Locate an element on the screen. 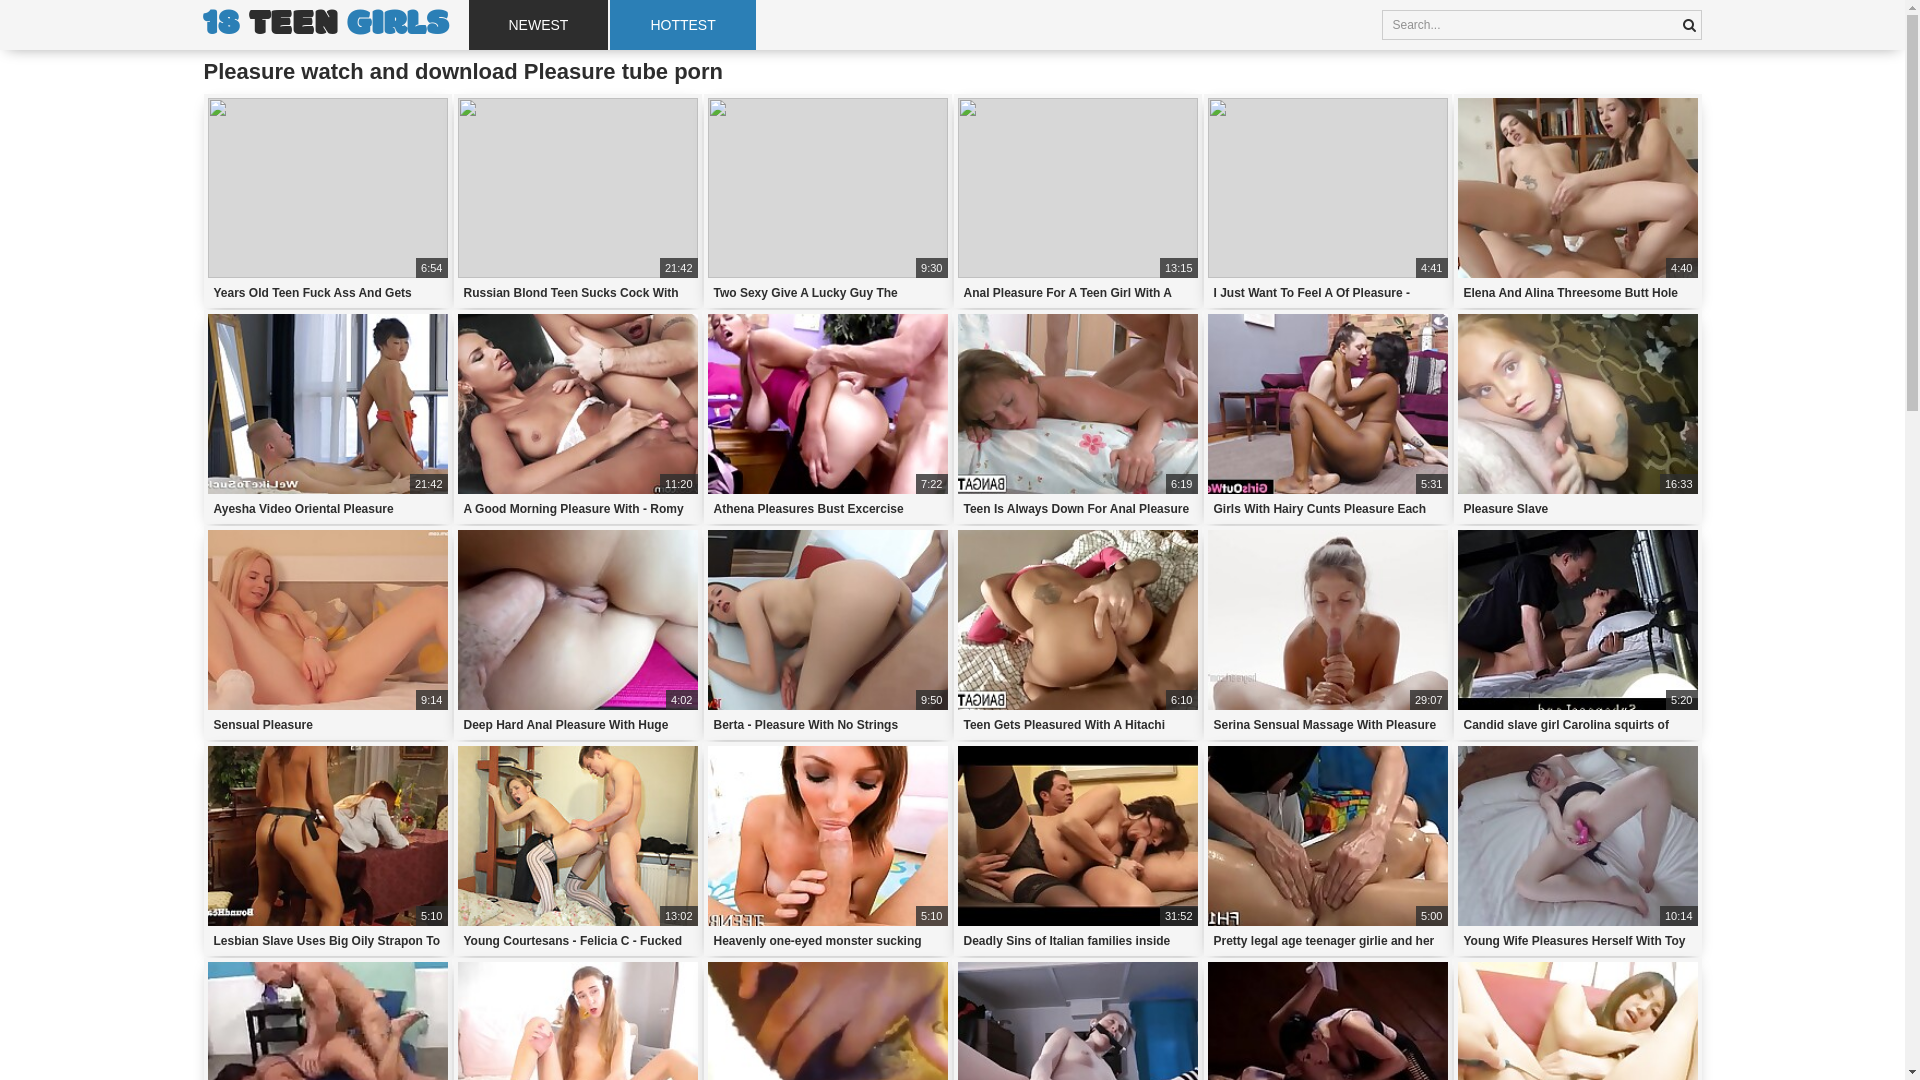 The image size is (1920, 1080). '18 TEEN GIRLS' is located at coordinates (326, 24).